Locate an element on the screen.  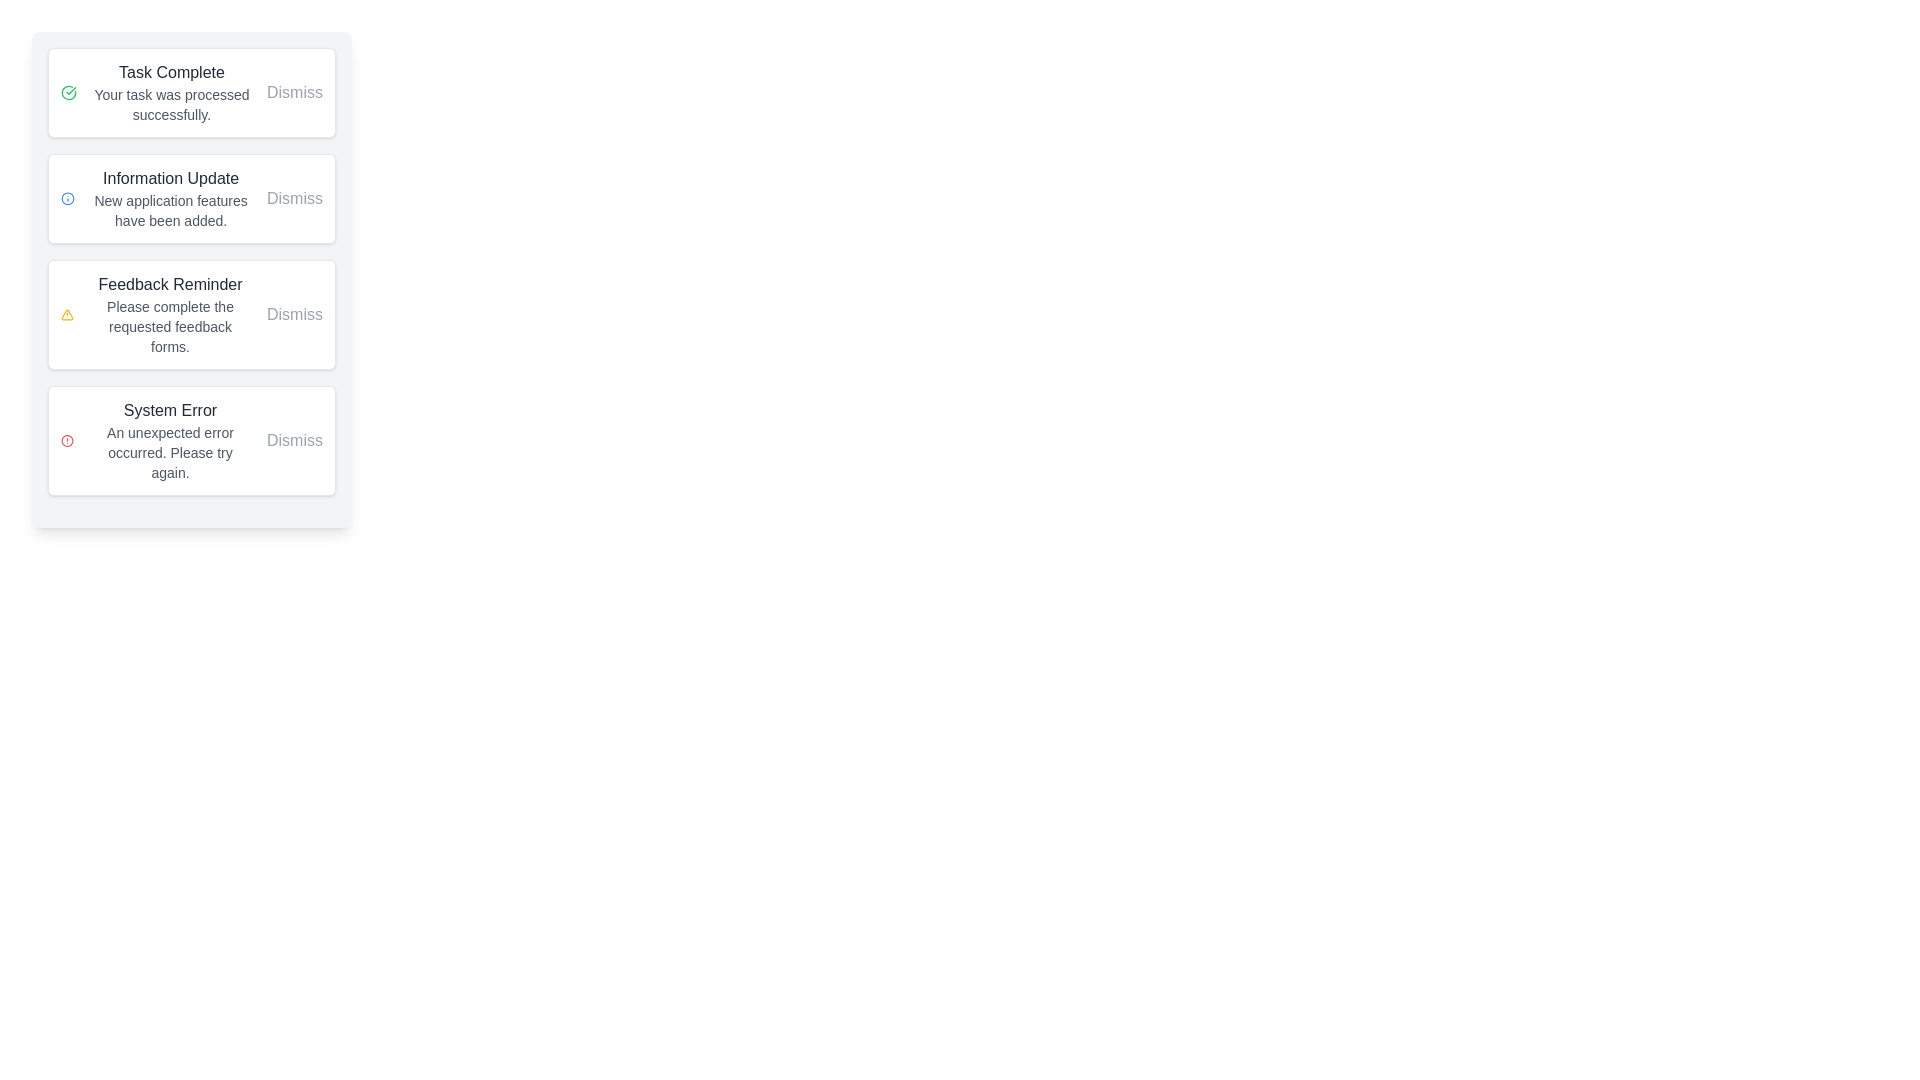
the SVG Arc icon that visually indicates the 'Task Complete' status, located in the top-left section of the list item labeled 'Task Complete' is located at coordinates (68, 92).